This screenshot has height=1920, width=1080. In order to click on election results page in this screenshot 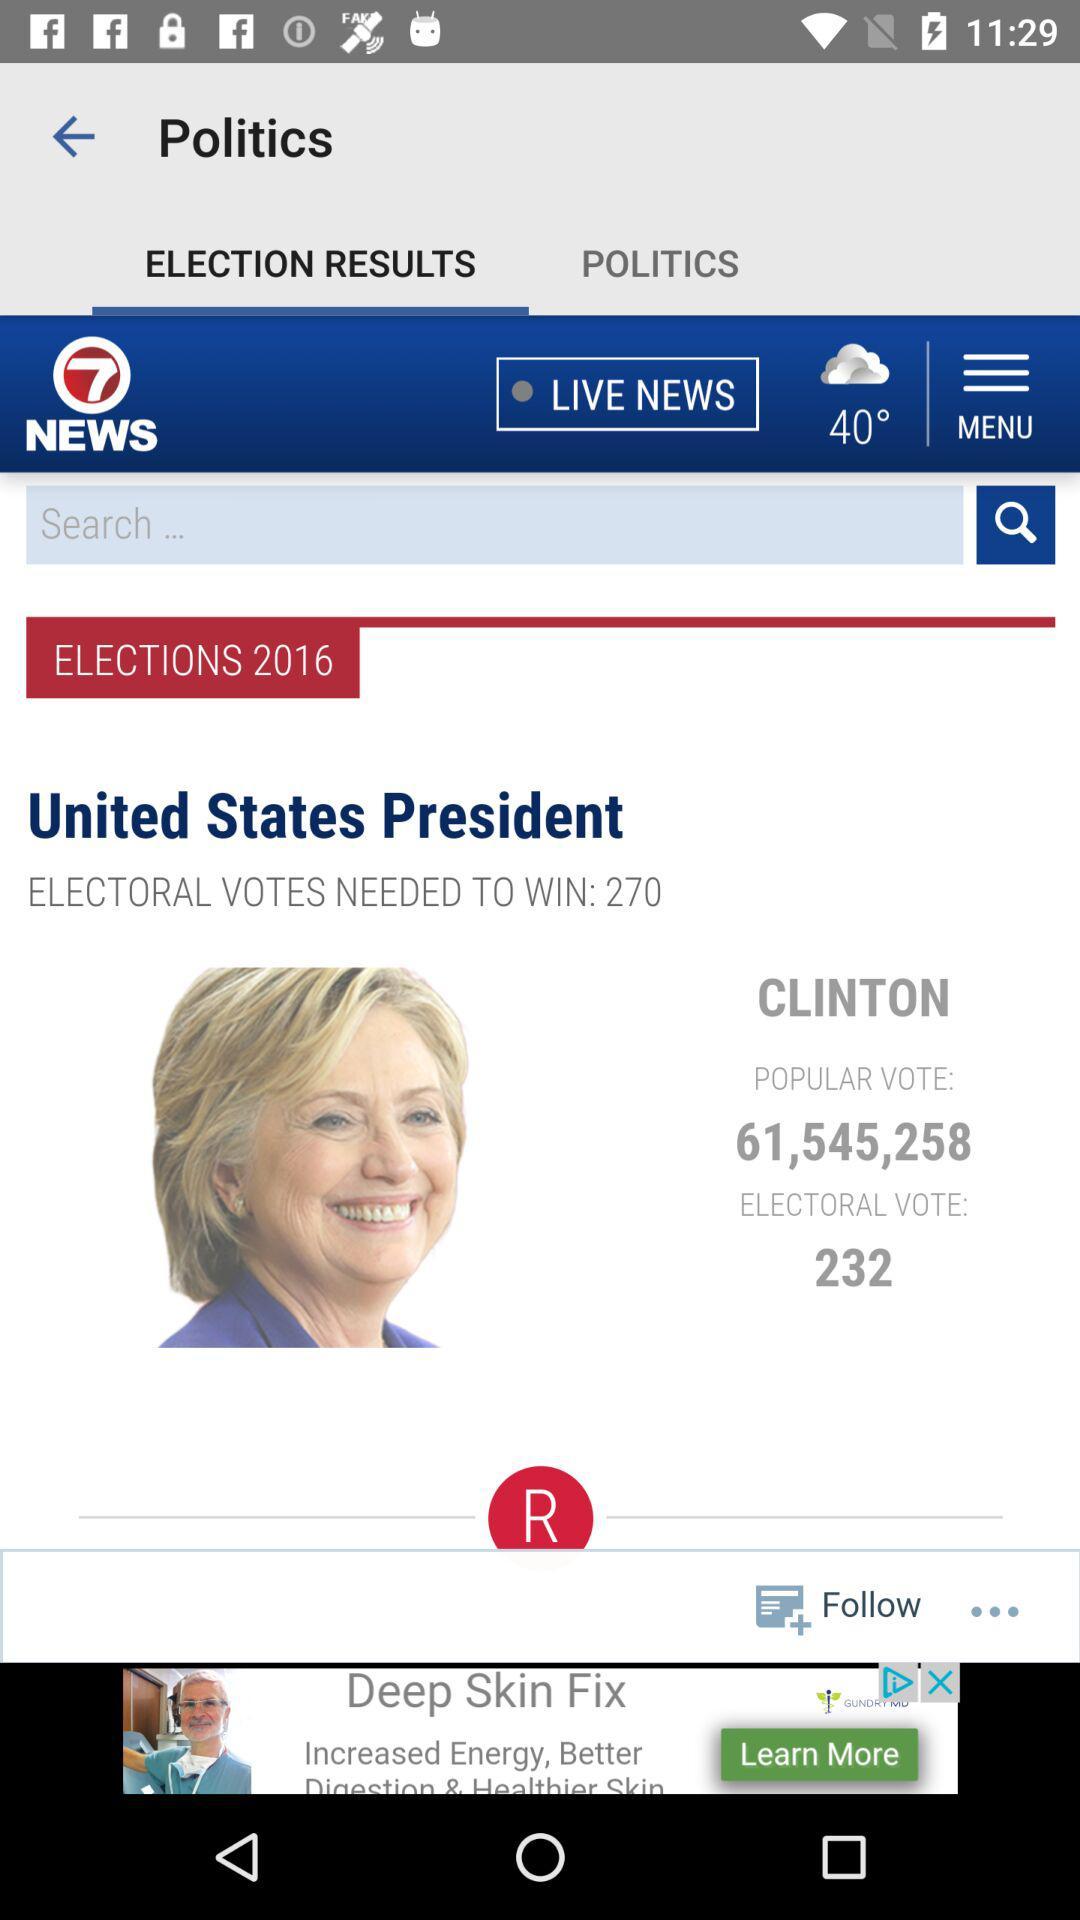, I will do `click(540, 988)`.